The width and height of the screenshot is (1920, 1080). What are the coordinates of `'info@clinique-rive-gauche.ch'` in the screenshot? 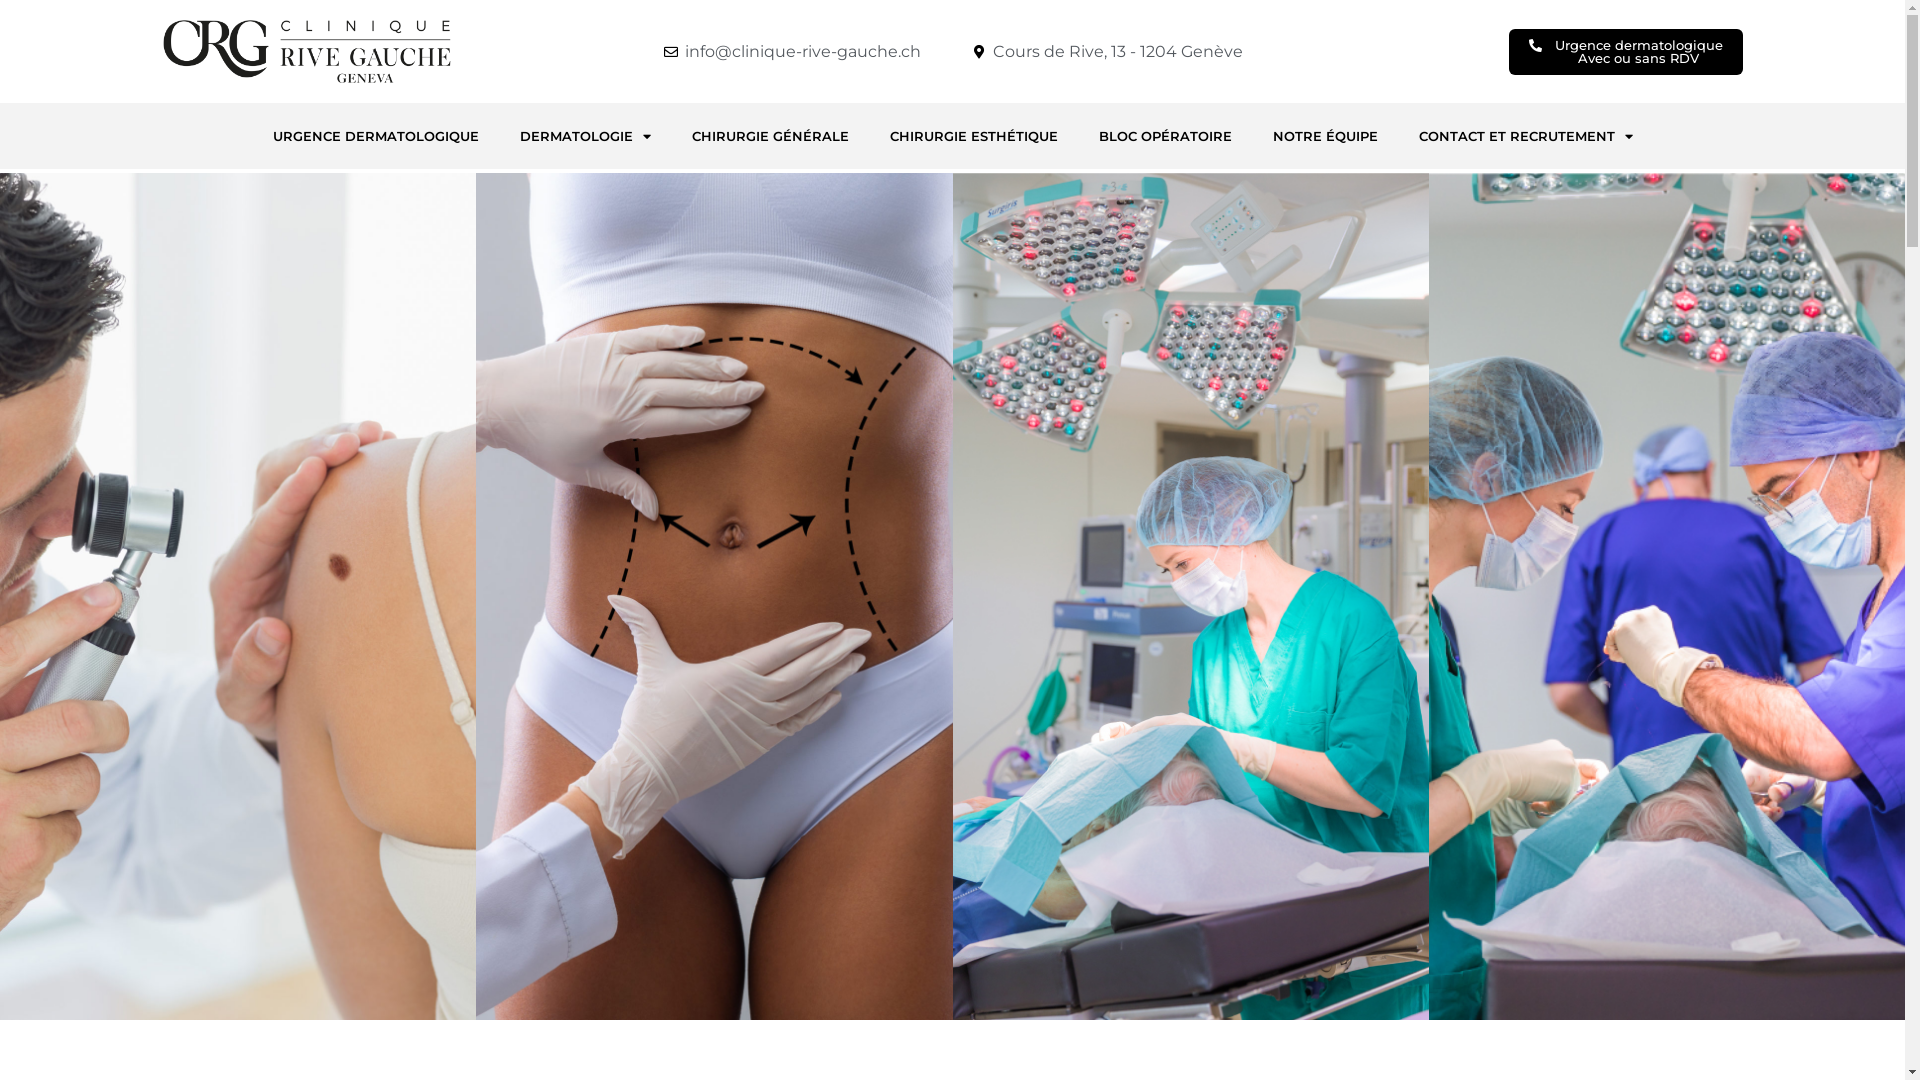 It's located at (790, 50).